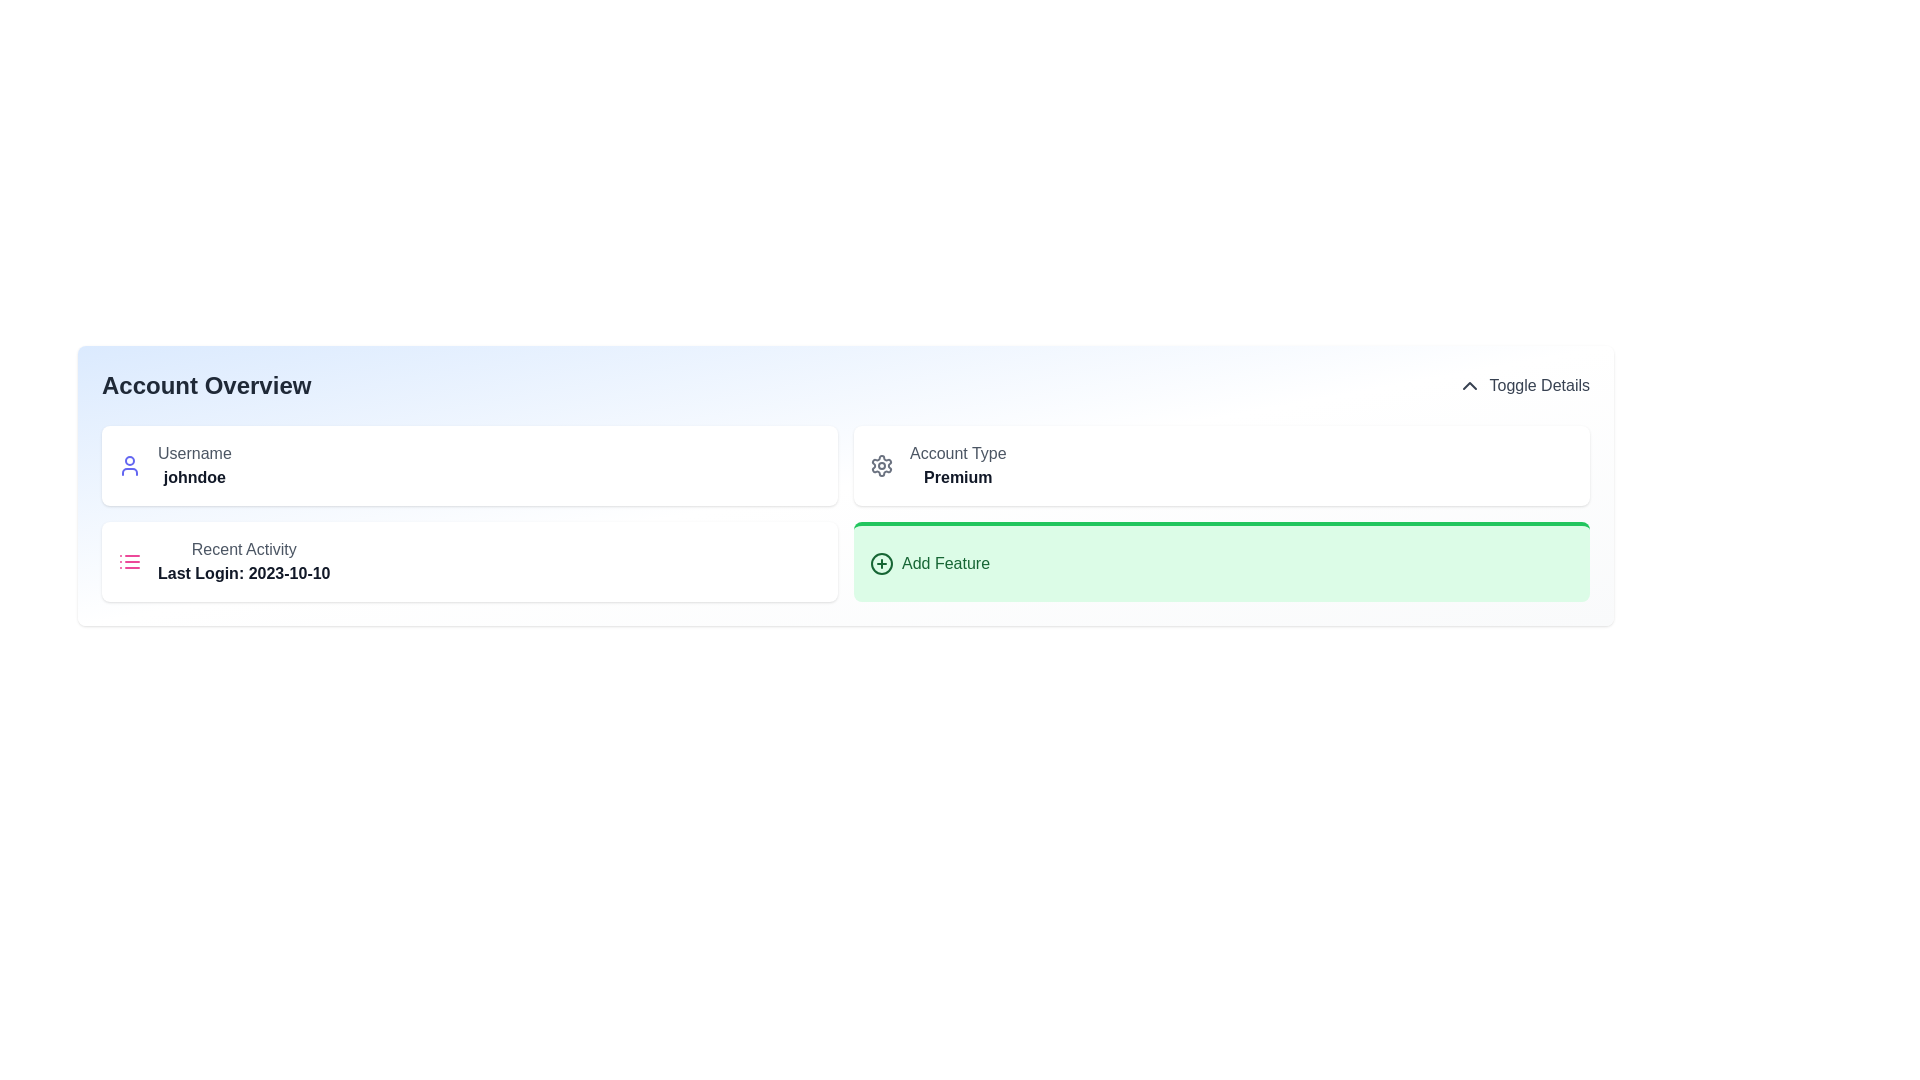 This screenshot has width=1920, height=1080. What do you see at coordinates (1221, 466) in the screenshot?
I see `the account type panel located in the top-right section of the user information grid layout` at bounding box center [1221, 466].